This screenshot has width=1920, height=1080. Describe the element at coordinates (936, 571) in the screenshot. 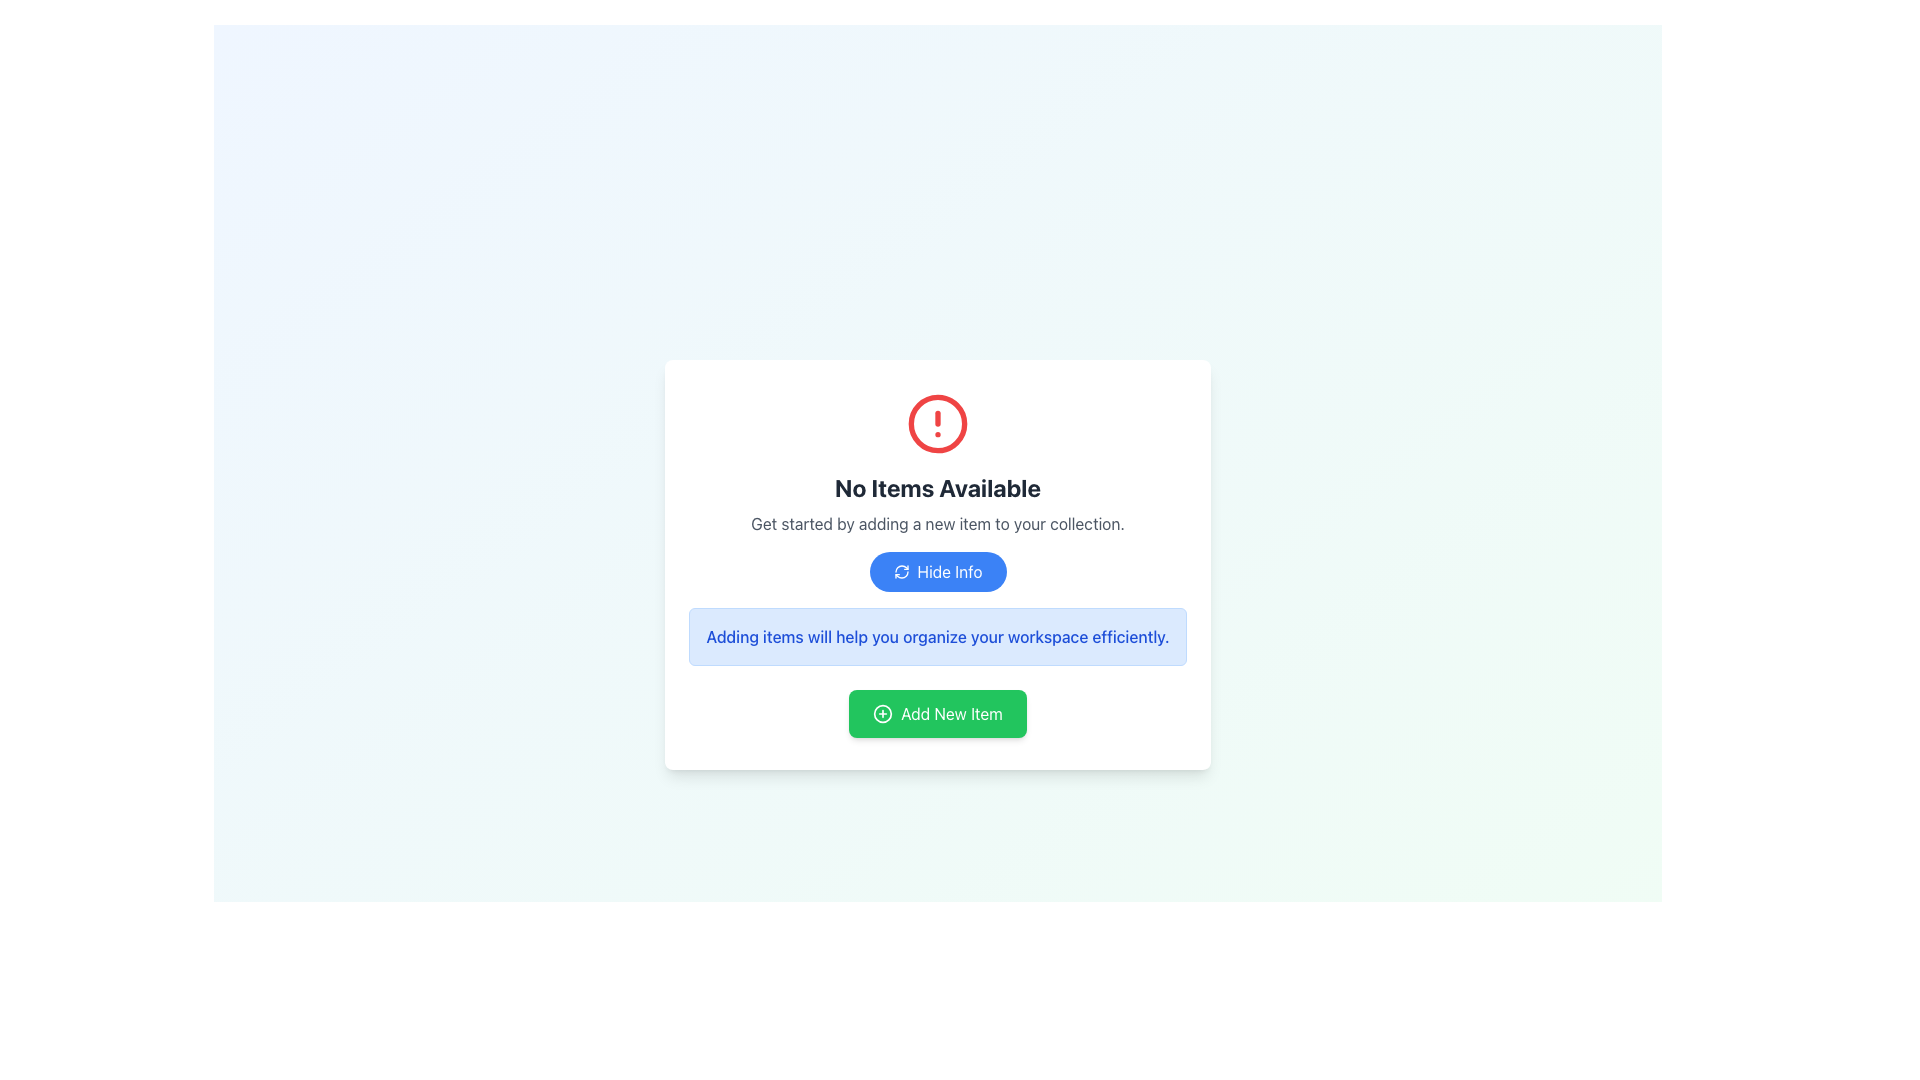

I see `the 'Hide Info' button with rounded edges and a blue background for keyboard interaction` at that location.